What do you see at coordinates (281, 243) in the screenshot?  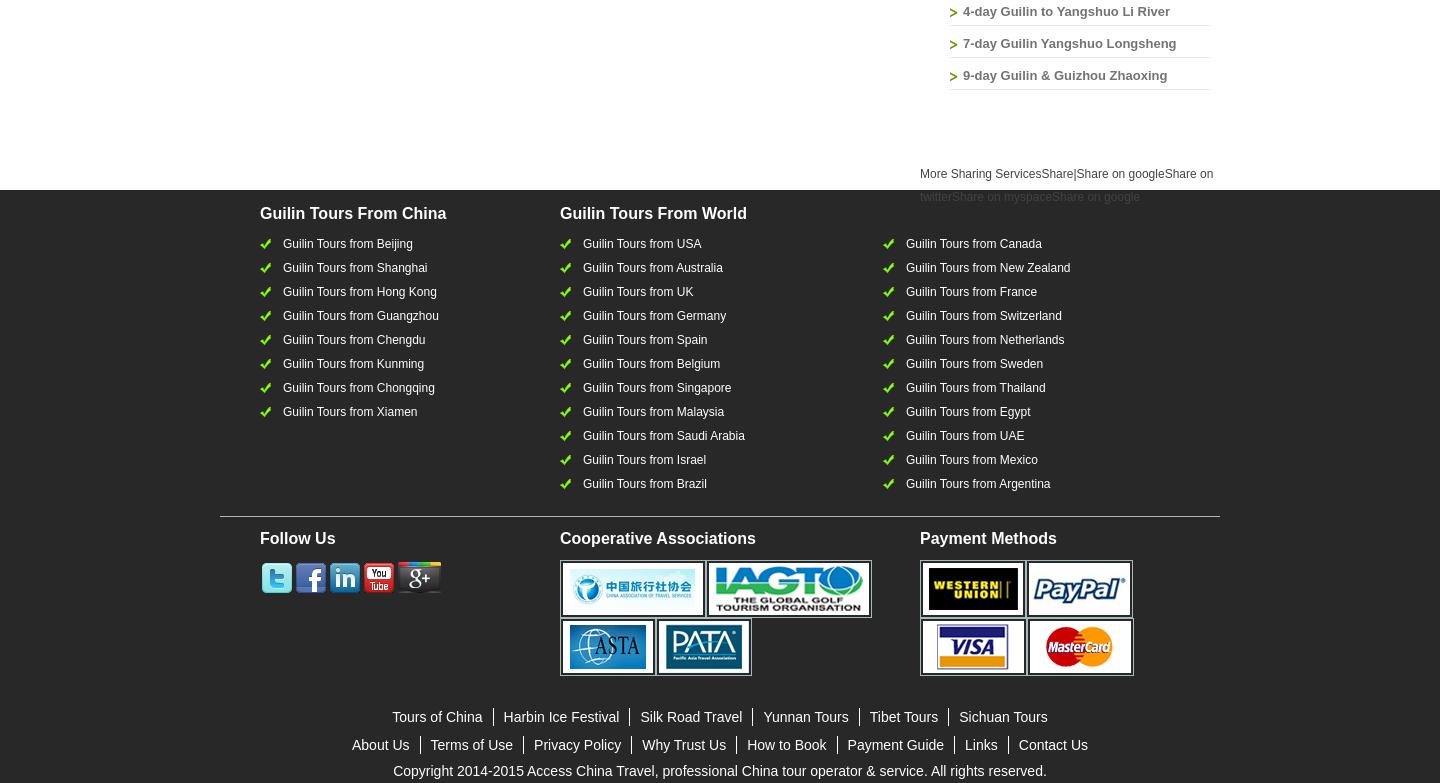 I see `'Guilin Tours from Beijing'` at bounding box center [281, 243].